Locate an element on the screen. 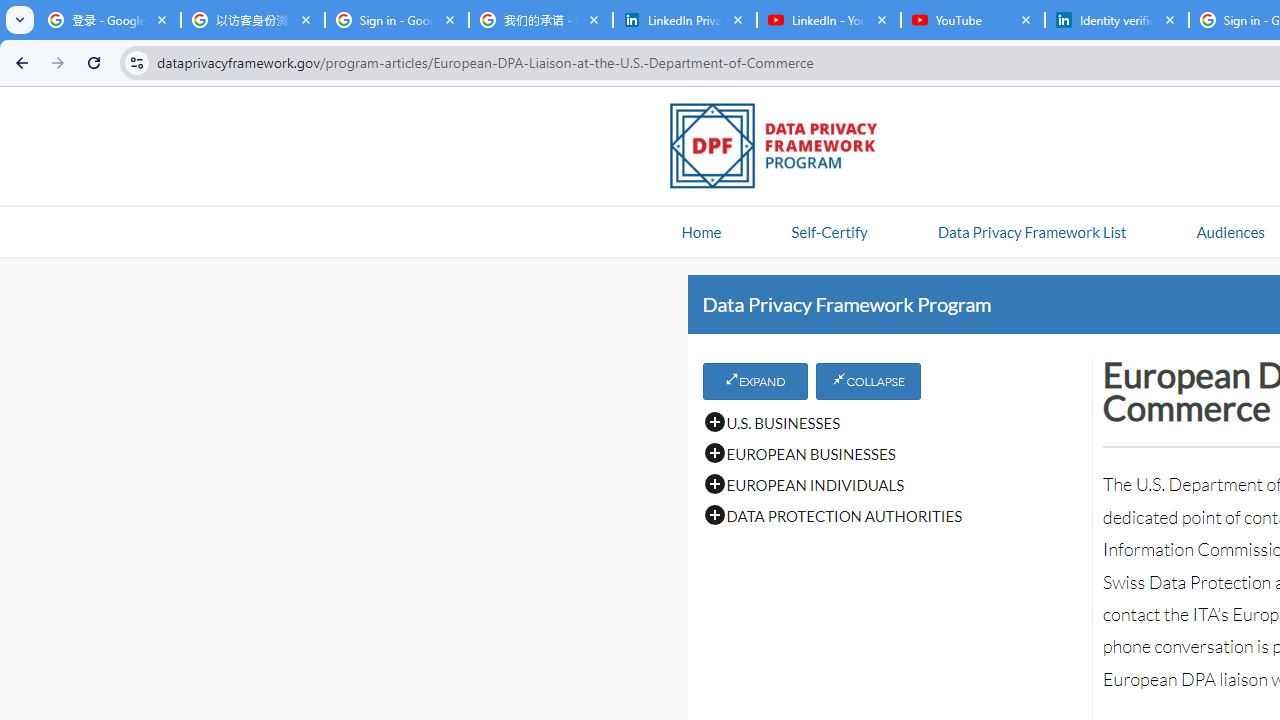 This screenshot has height=720, width=1280. 'Audiences' is located at coordinates (1229, 230).